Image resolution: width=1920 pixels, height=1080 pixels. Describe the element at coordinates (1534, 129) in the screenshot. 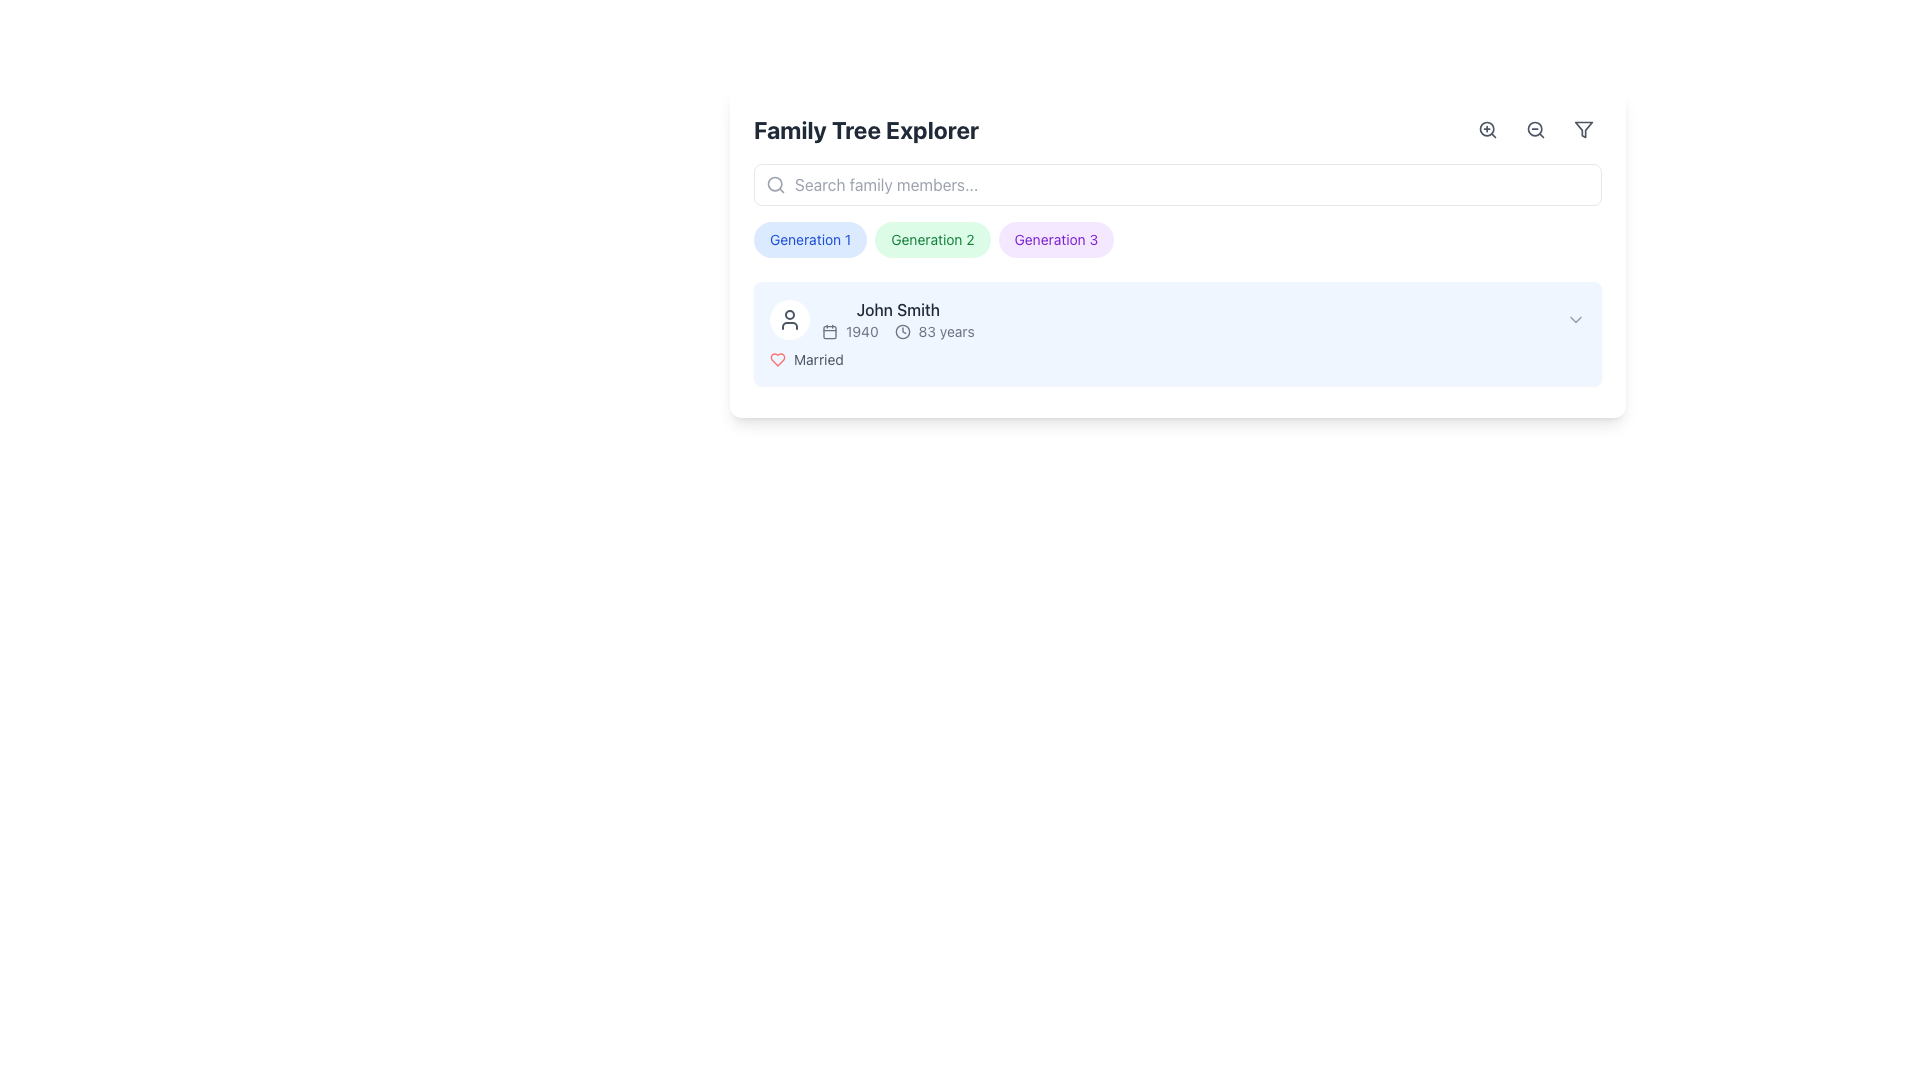

I see `the circular SVG element that represents the zoom out functionality in the magnifying glass icon located in the top-right section of the interface` at that location.